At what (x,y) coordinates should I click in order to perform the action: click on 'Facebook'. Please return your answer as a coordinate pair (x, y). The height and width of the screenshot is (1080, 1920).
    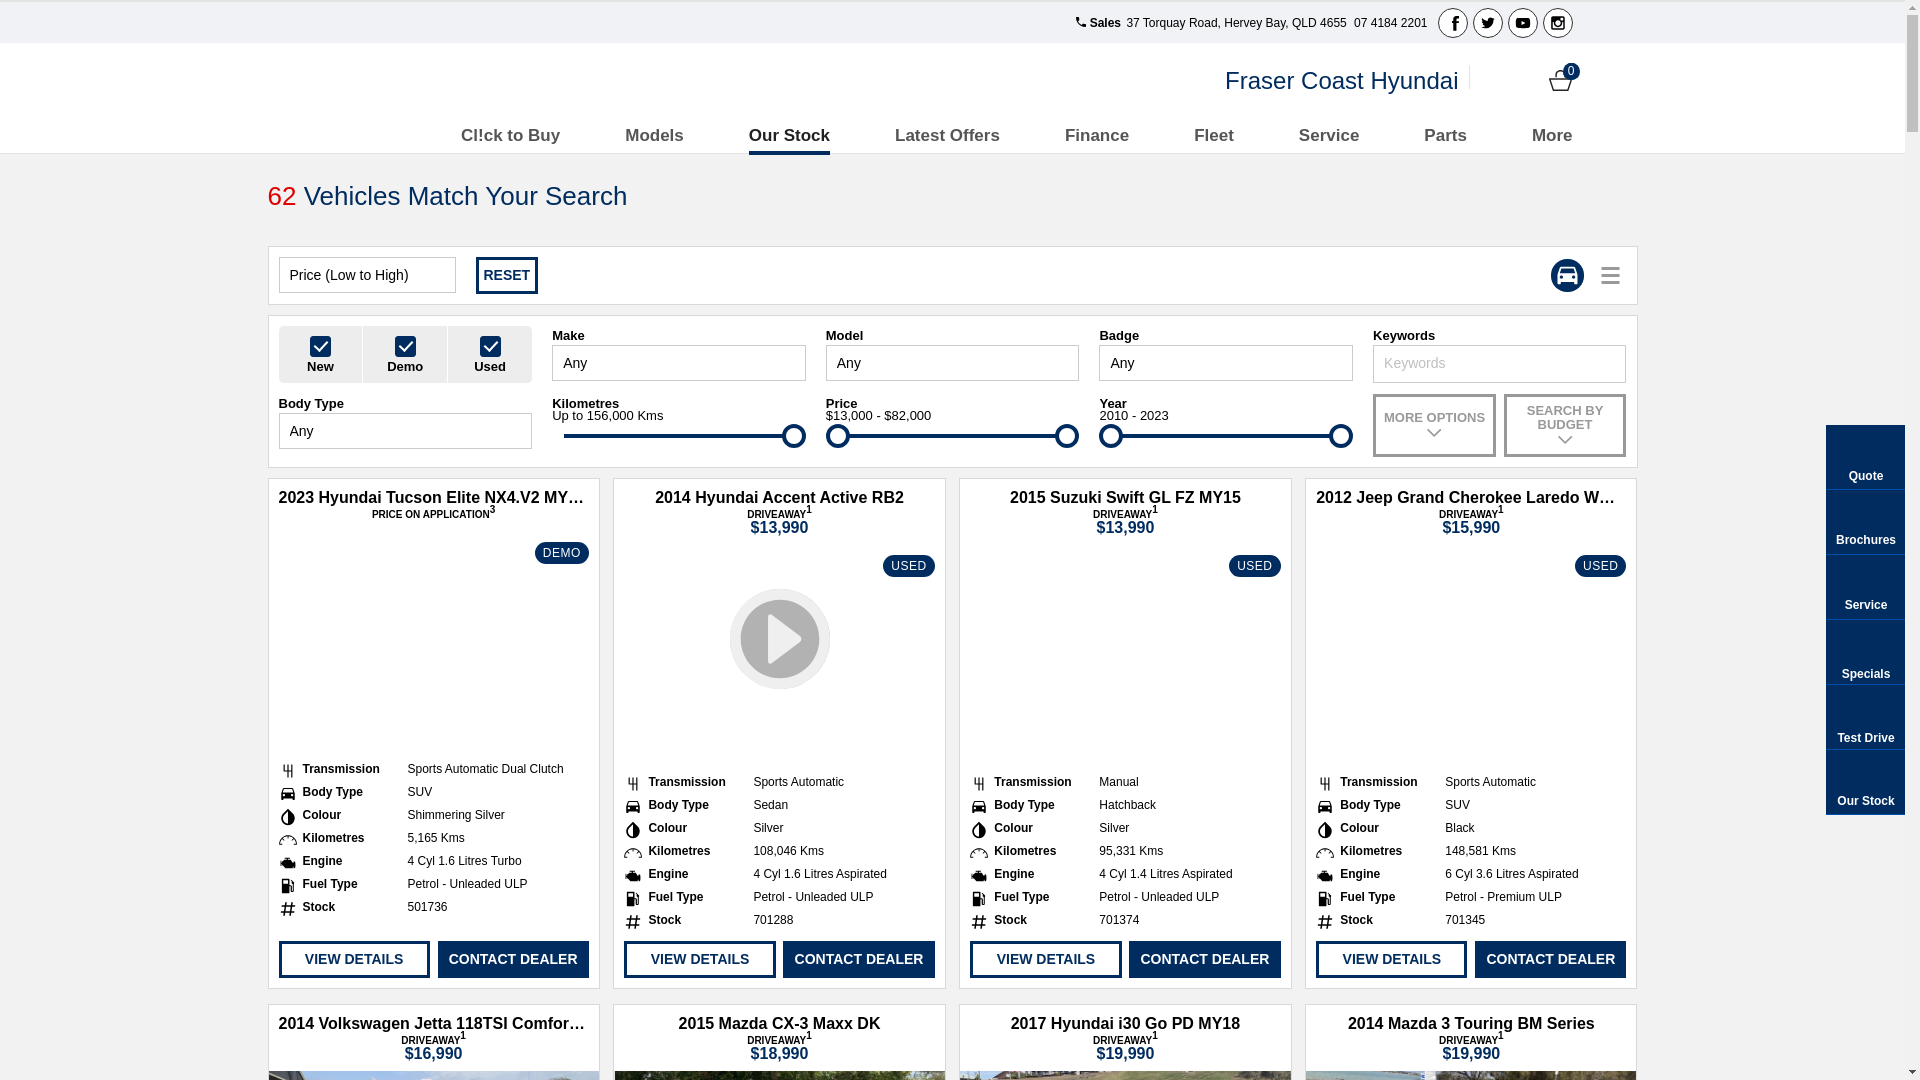
    Looking at the image, I should click on (1437, 23).